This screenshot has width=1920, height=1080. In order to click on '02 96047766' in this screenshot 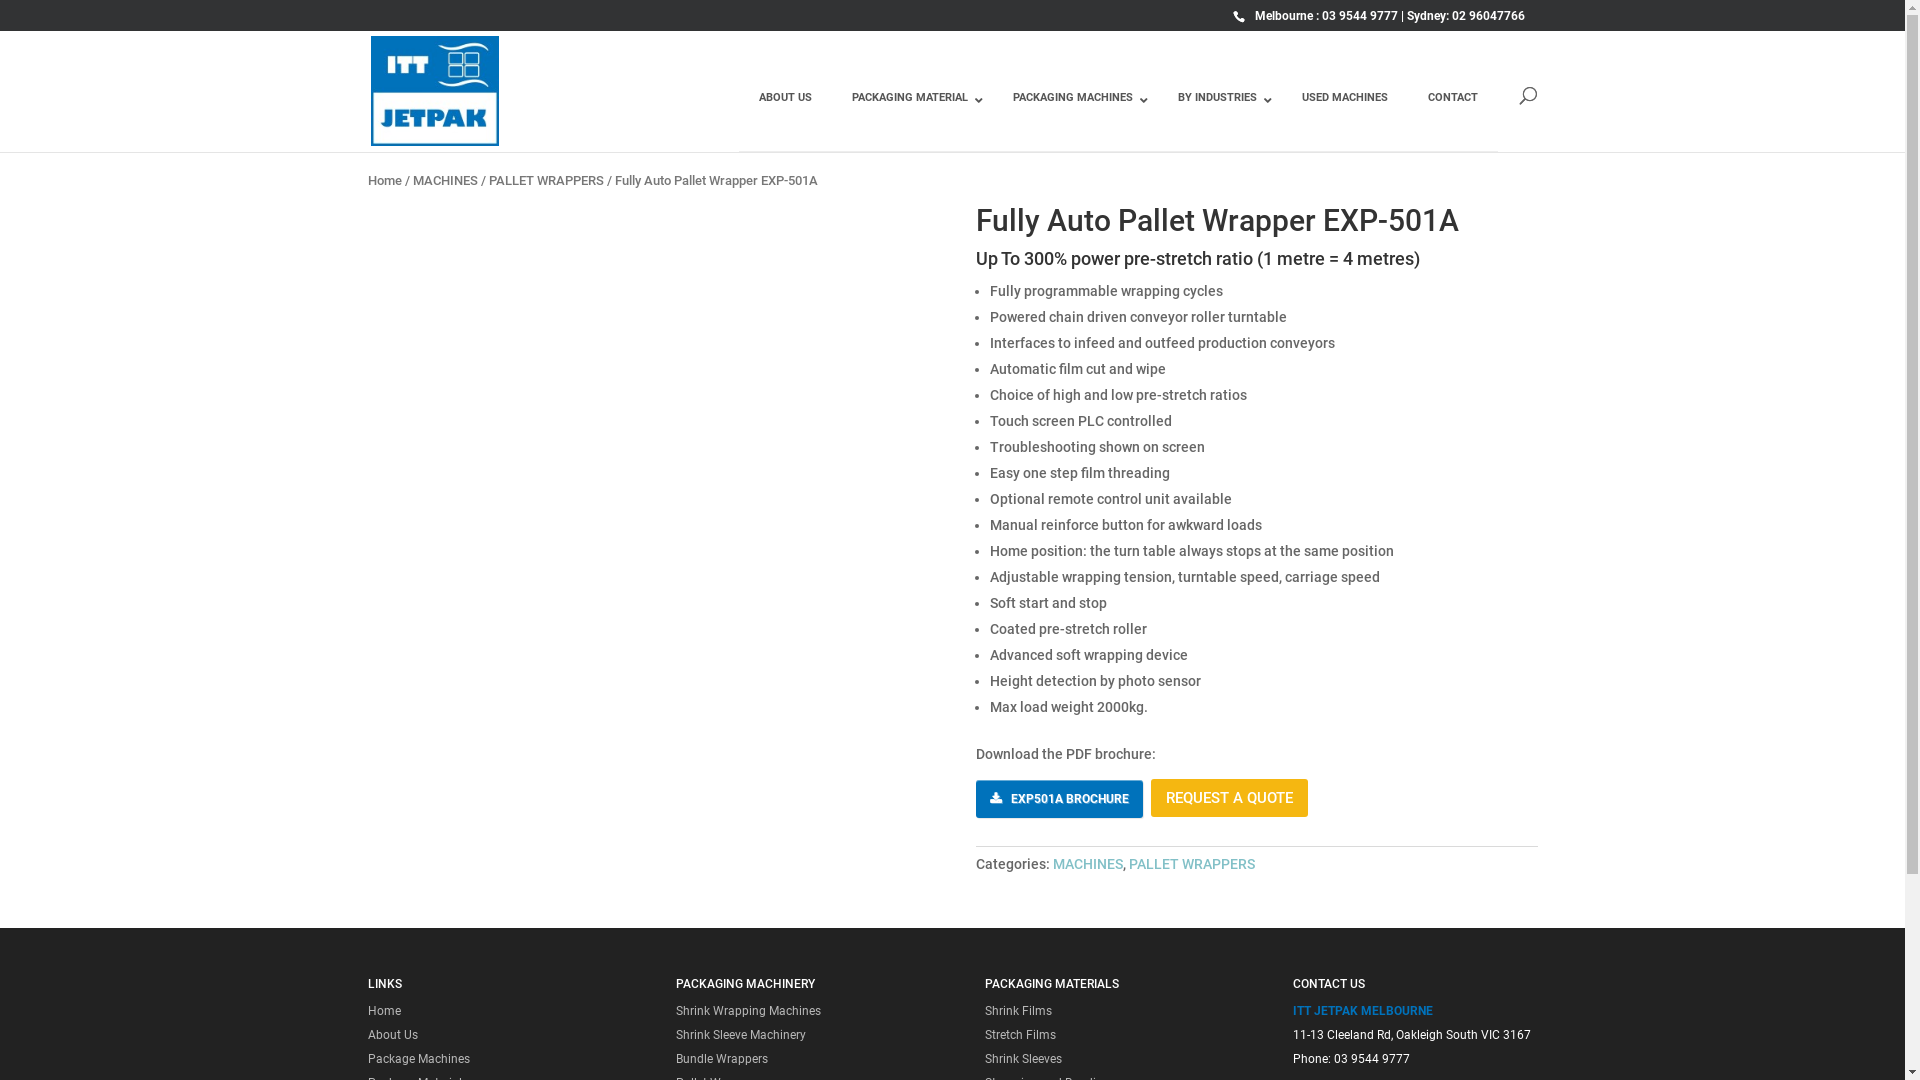, I will do `click(1488, 15)`.